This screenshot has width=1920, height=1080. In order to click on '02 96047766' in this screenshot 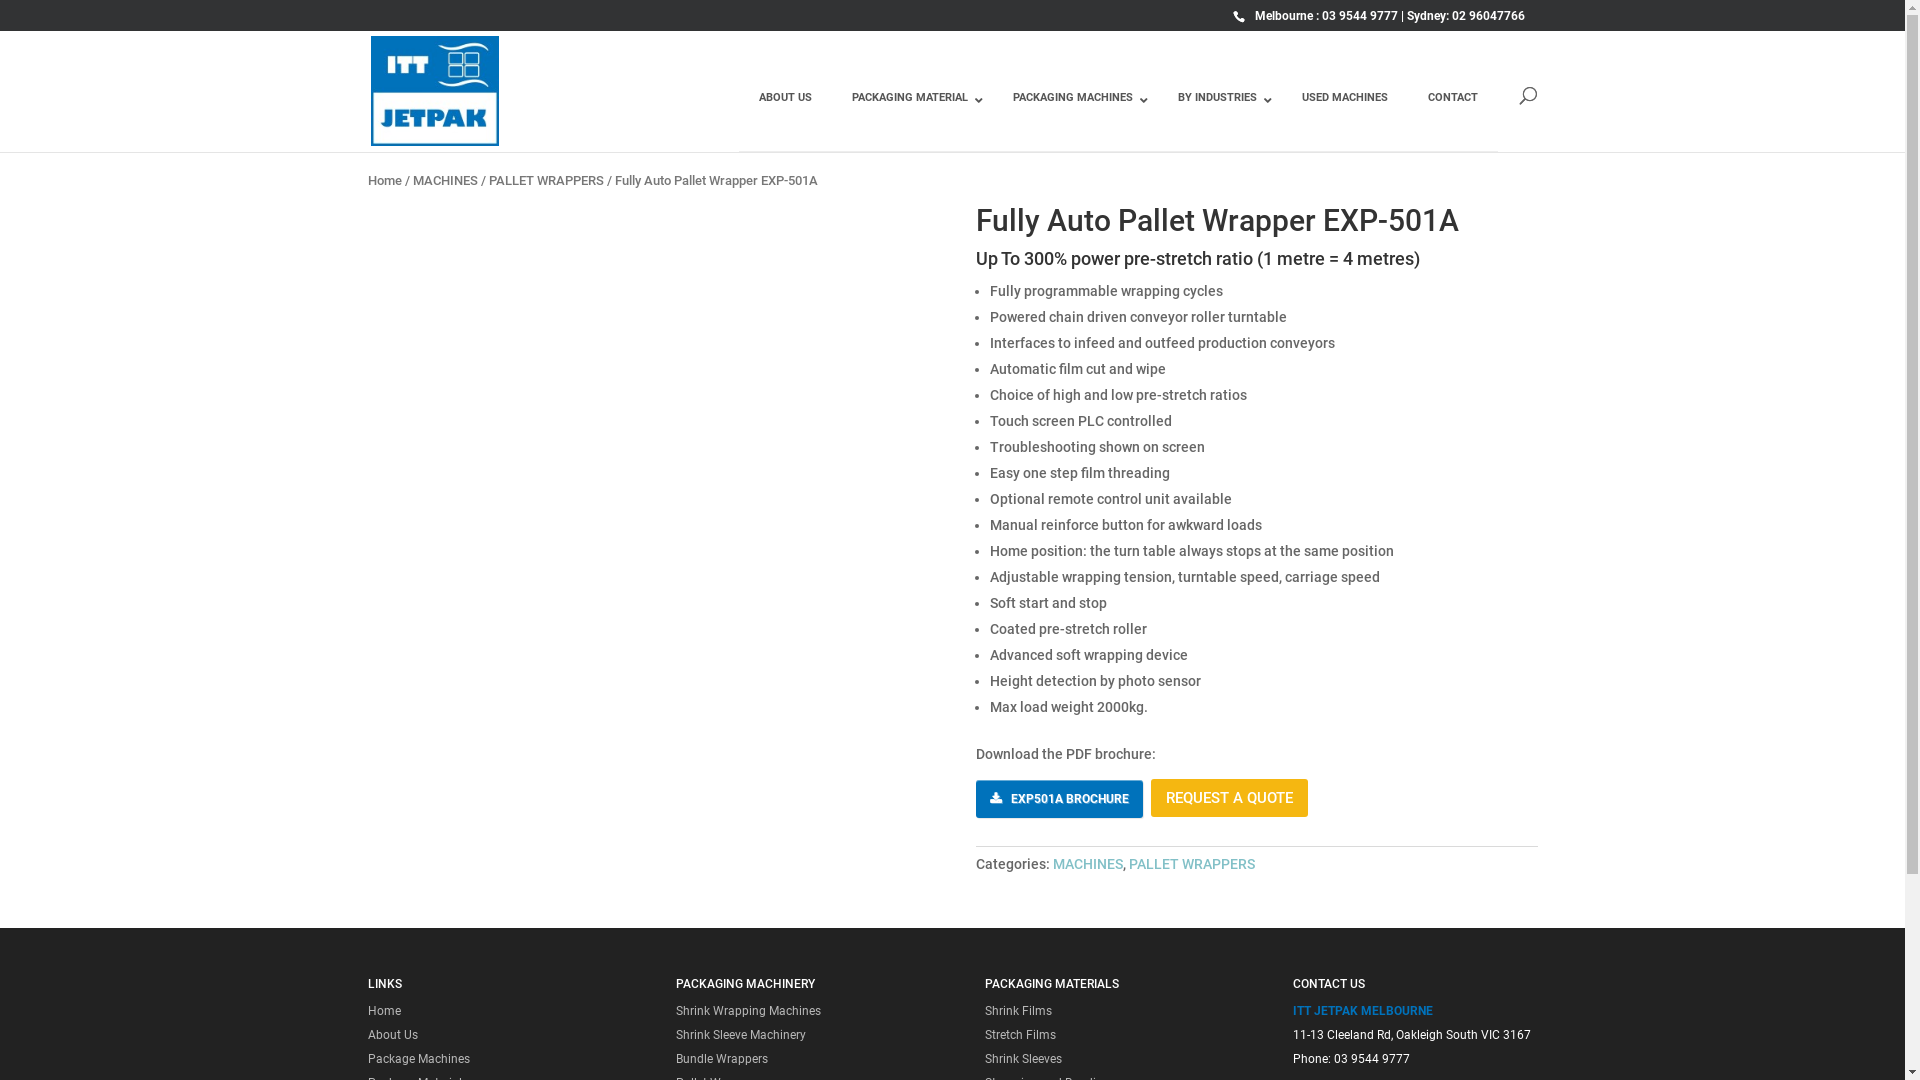, I will do `click(1488, 15)`.